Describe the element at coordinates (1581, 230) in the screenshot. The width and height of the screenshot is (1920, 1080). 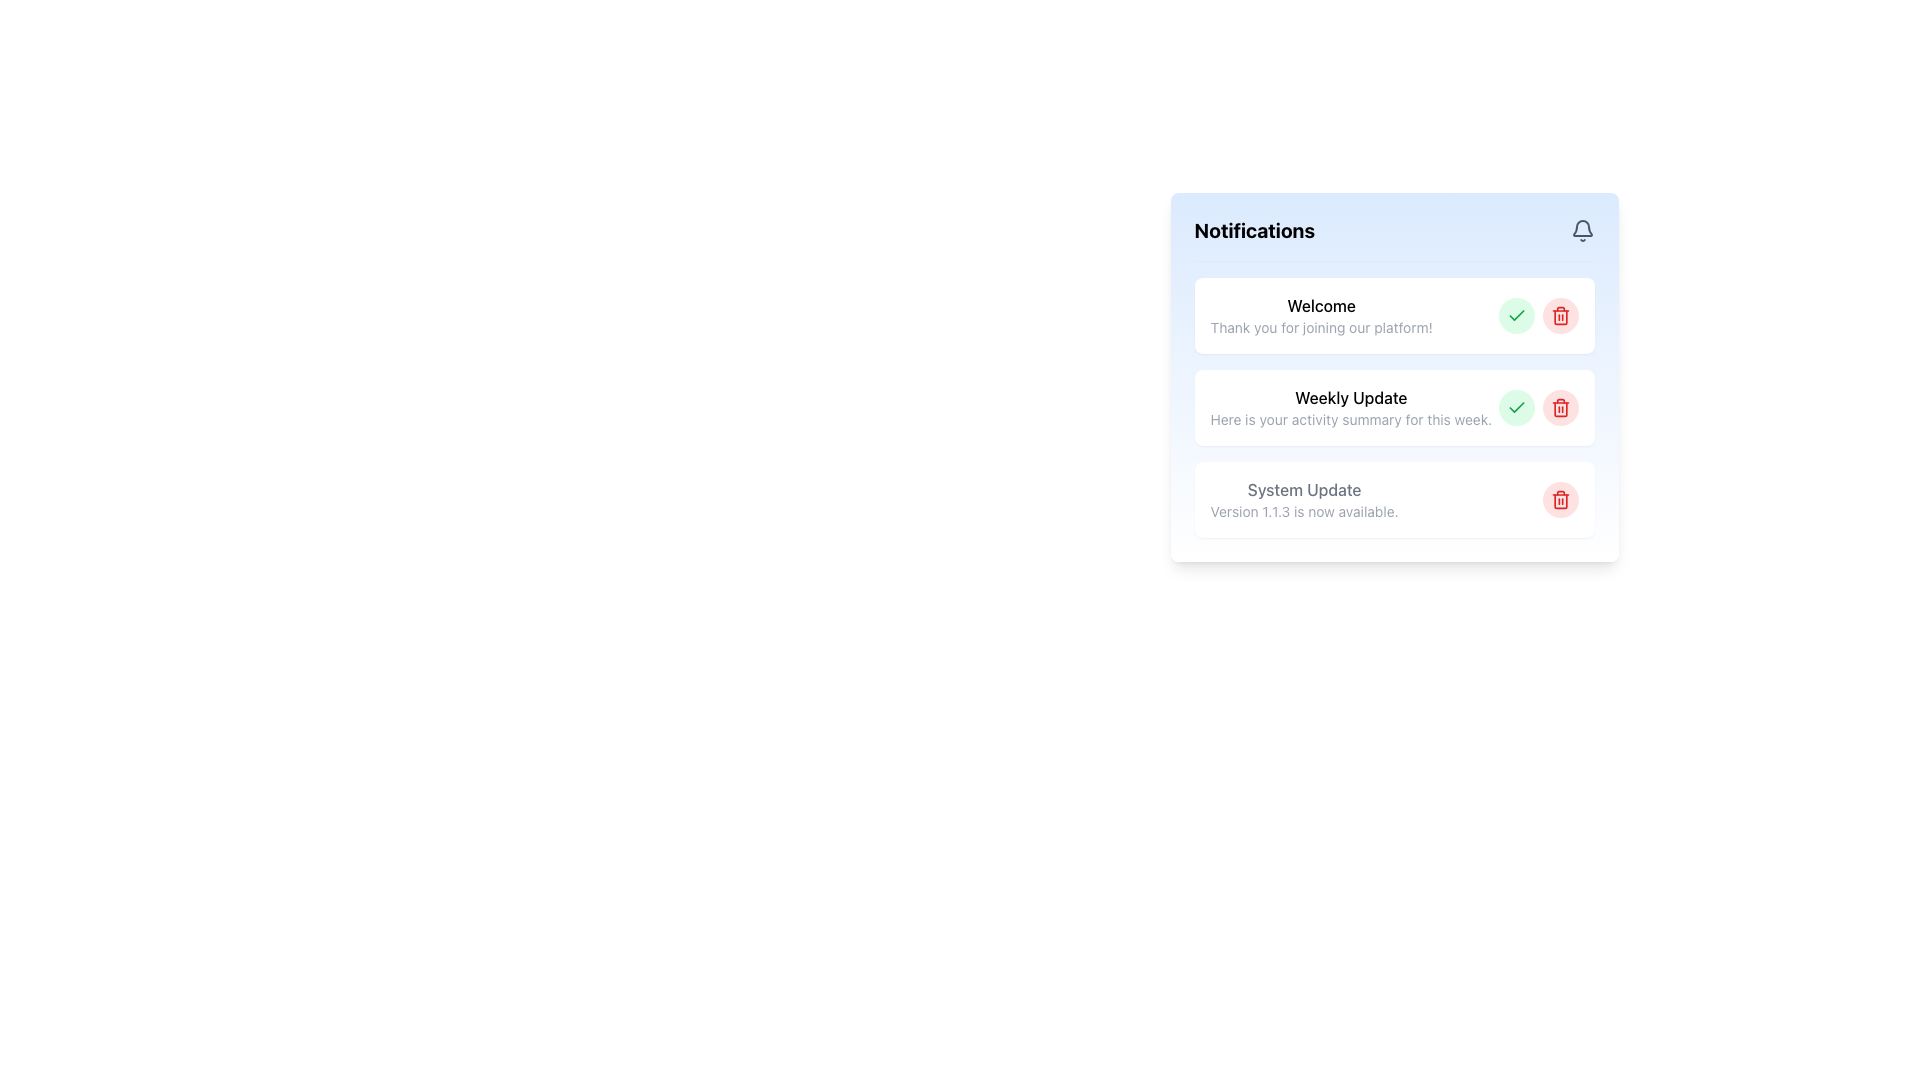
I see `the notification bell icon located at the top-right corner of the notification panel` at that location.